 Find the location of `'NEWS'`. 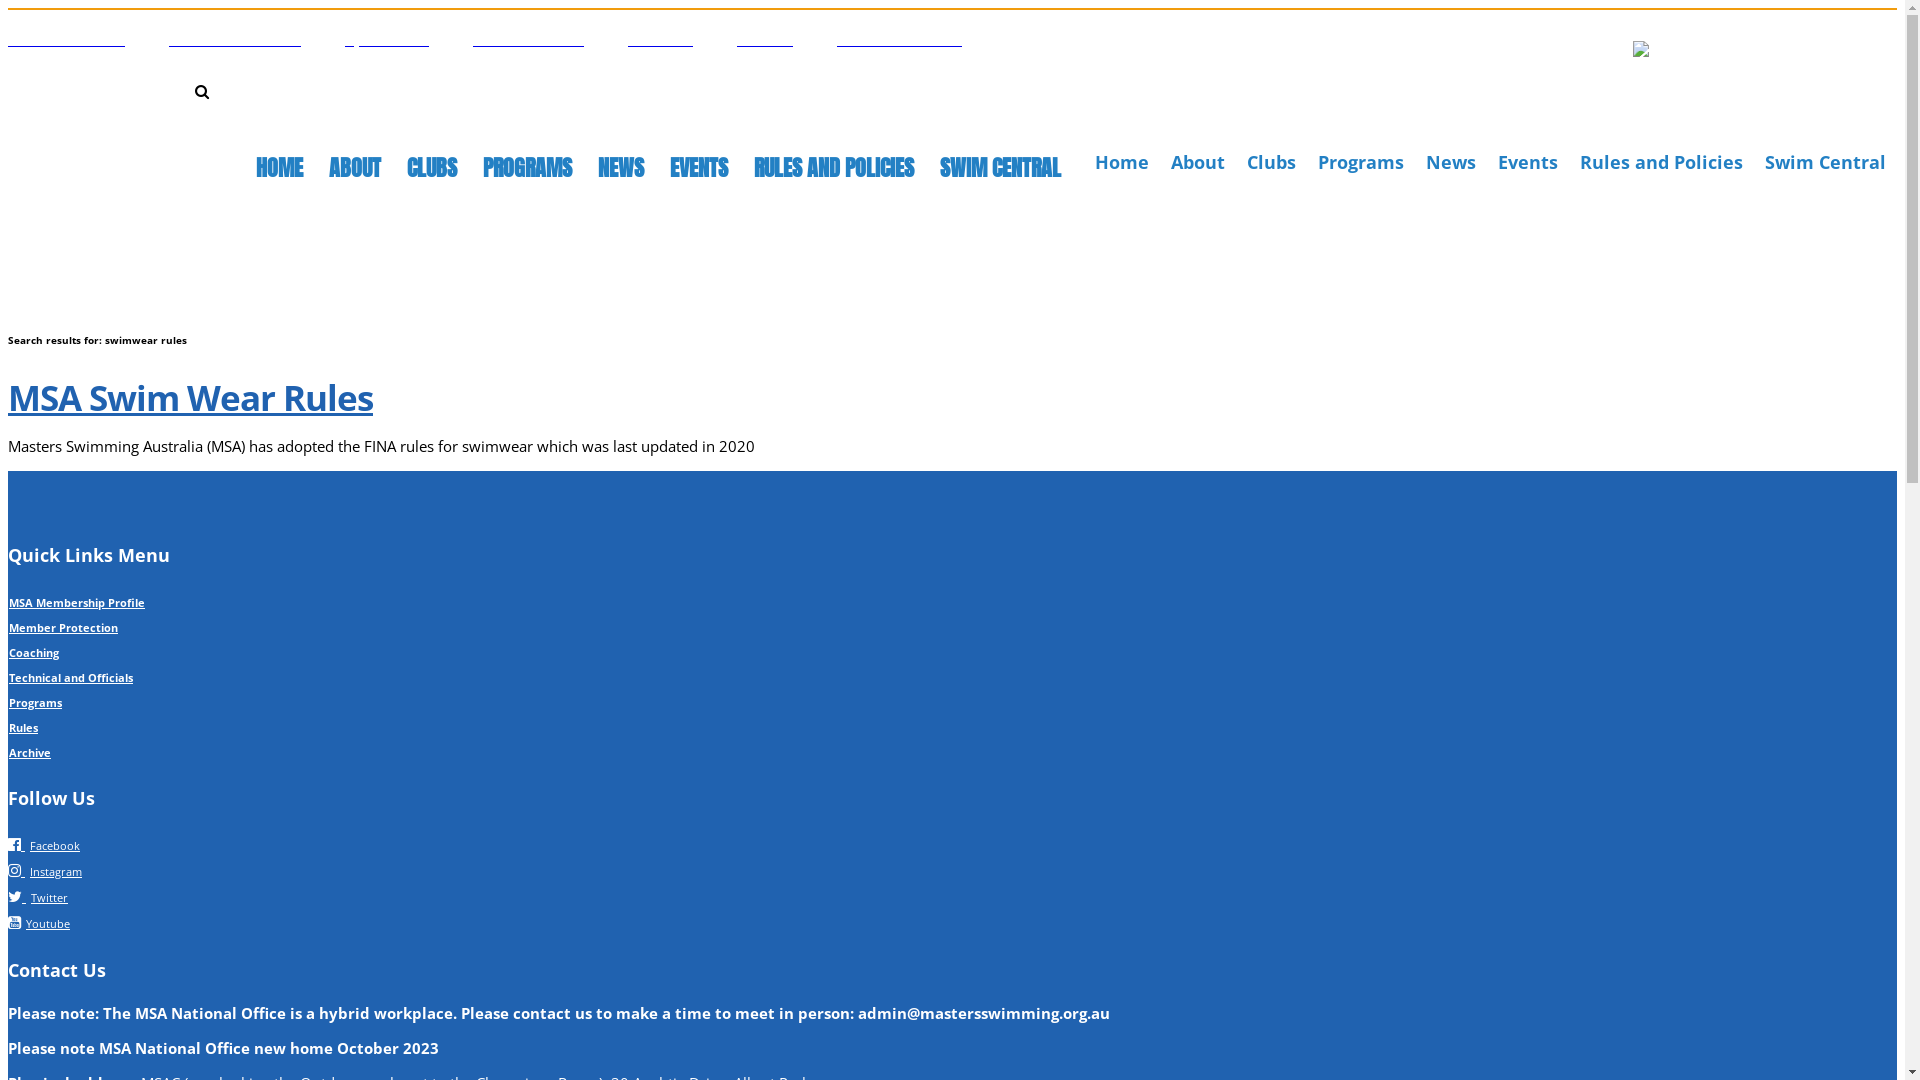

'NEWS' is located at coordinates (619, 166).